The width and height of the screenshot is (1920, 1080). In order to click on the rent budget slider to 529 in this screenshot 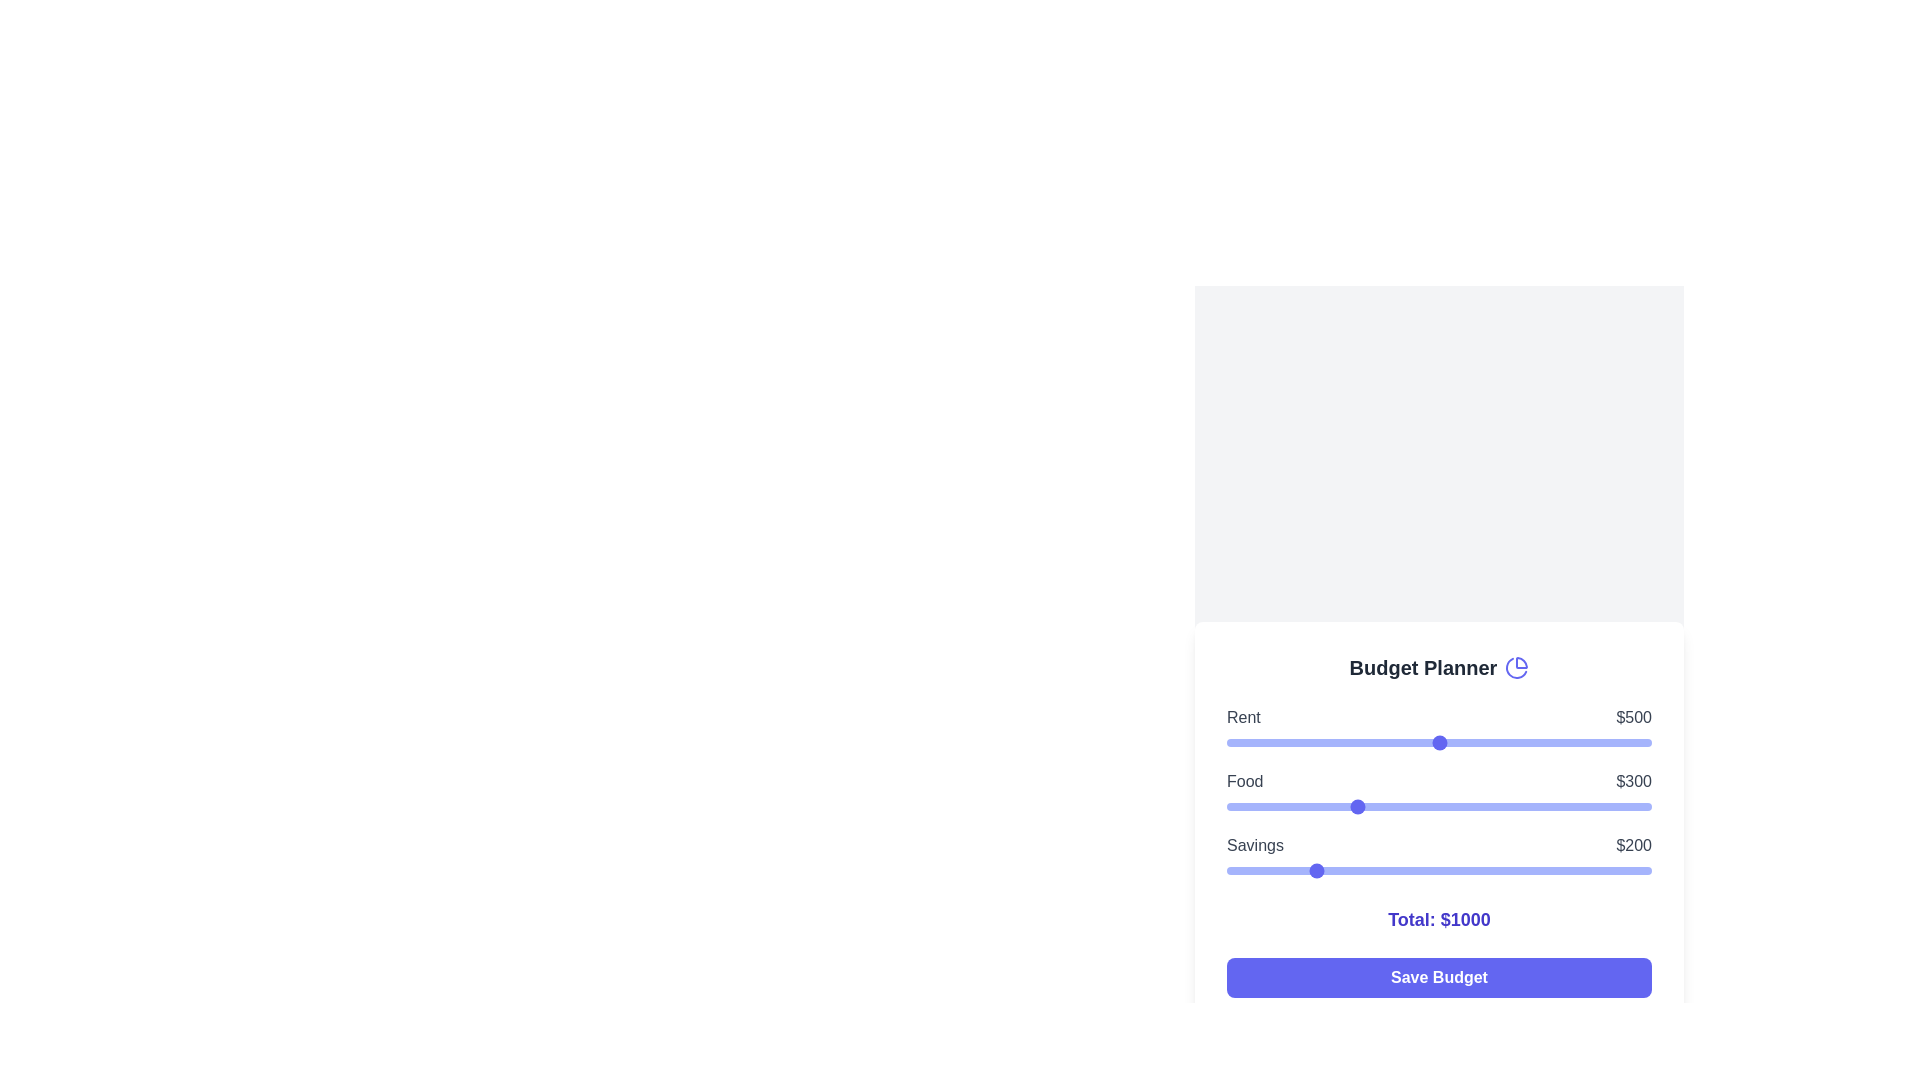, I will do `click(1451, 743)`.